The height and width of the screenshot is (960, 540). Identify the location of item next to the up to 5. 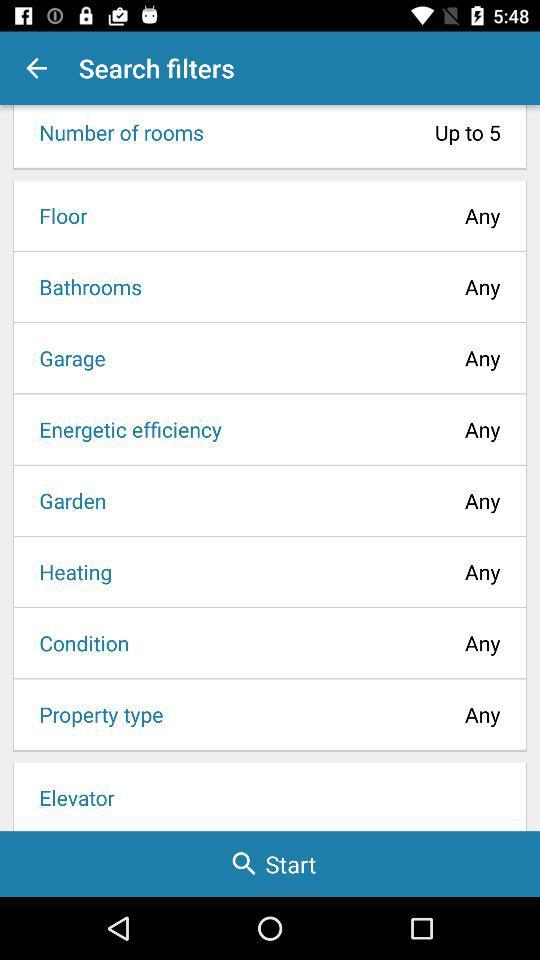
(115, 131).